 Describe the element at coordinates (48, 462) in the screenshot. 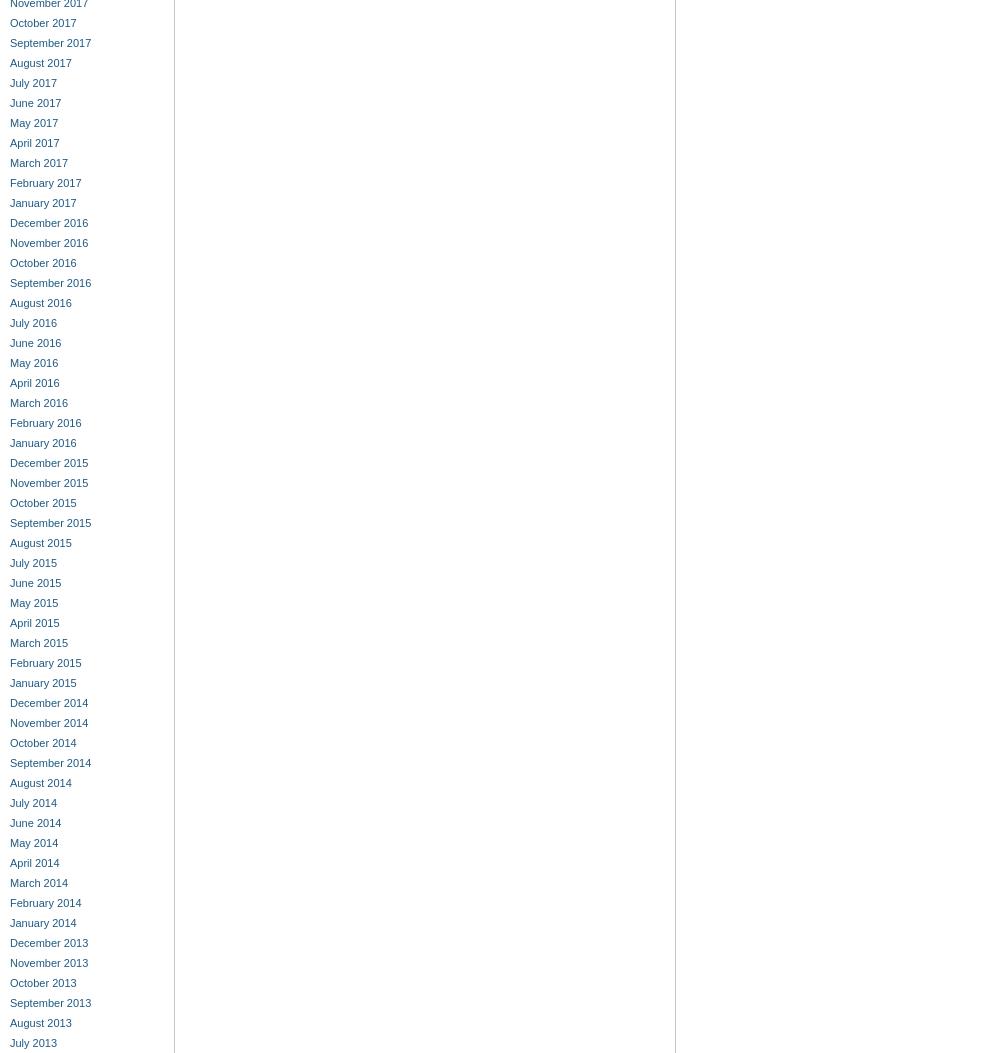

I see `'December 2015'` at that location.